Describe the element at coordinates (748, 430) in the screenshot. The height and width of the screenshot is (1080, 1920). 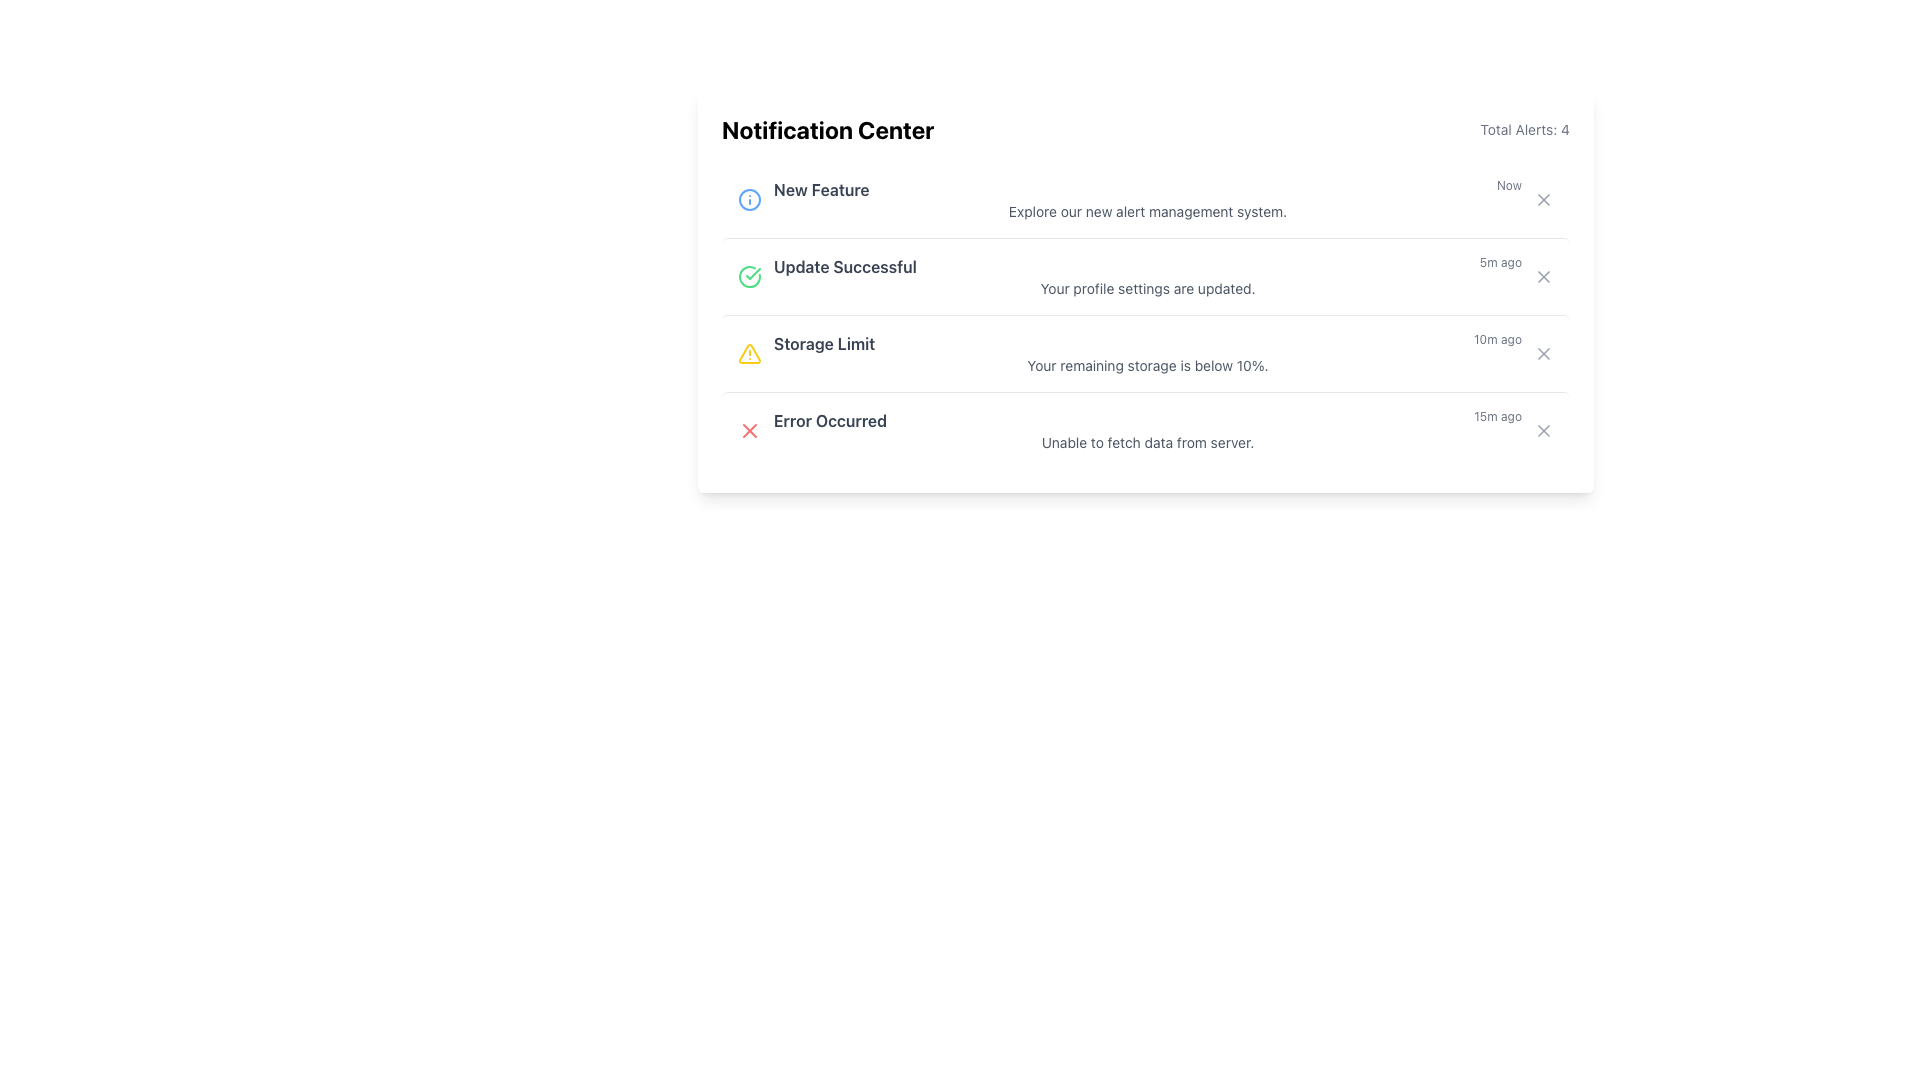
I see `the close button represented by an 'X' icon located in the 'Error Occurred' notification row` at that location.